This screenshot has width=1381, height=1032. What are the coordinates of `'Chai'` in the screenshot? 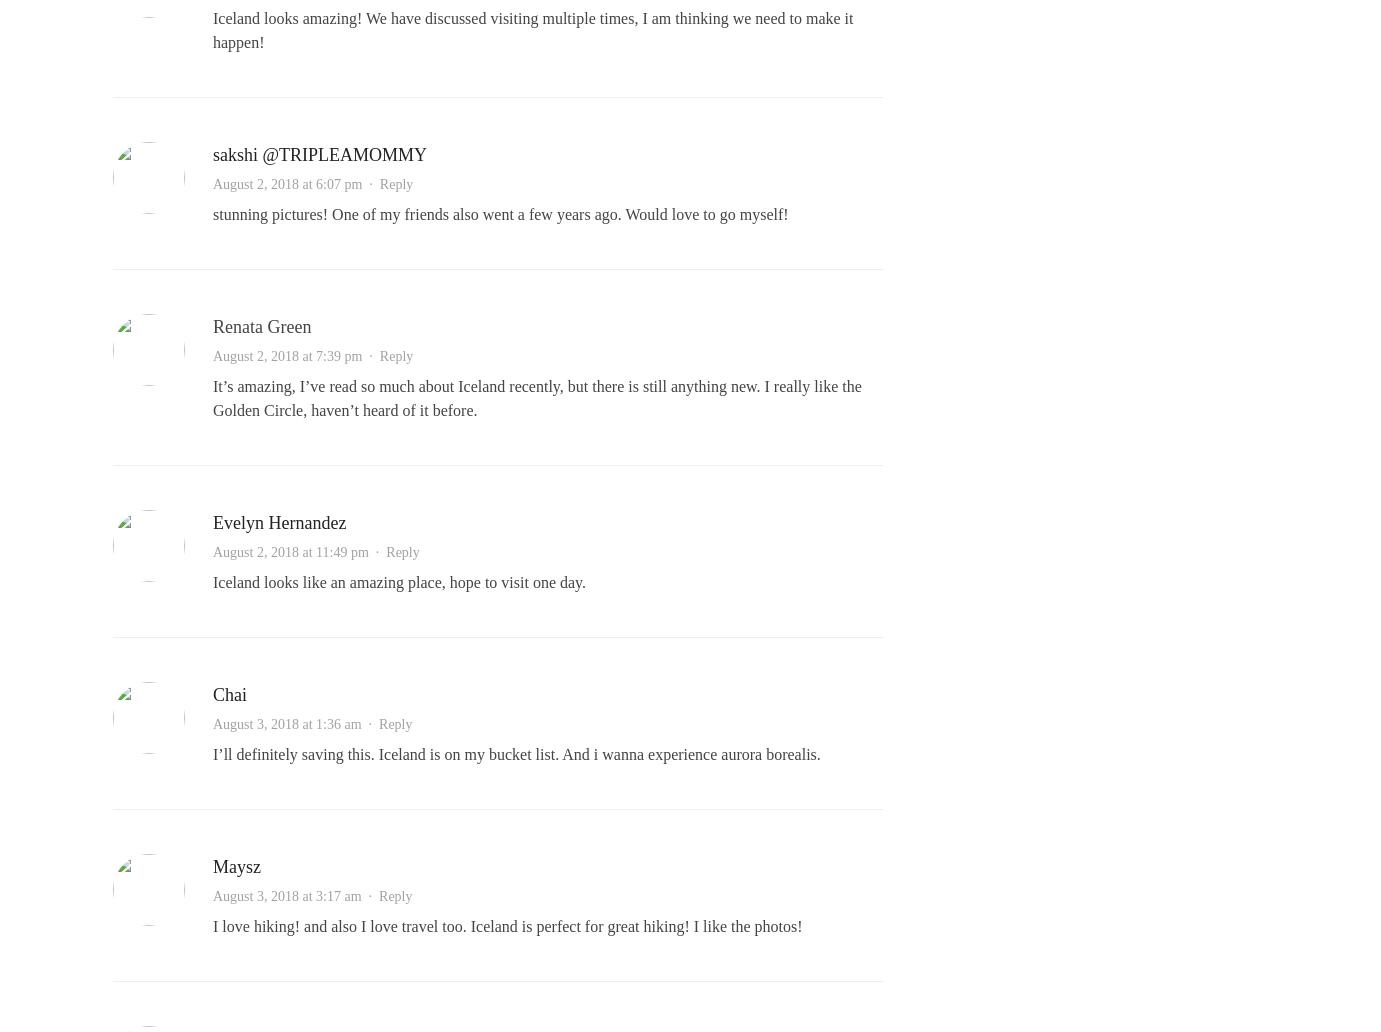 It's located at (228, 693).